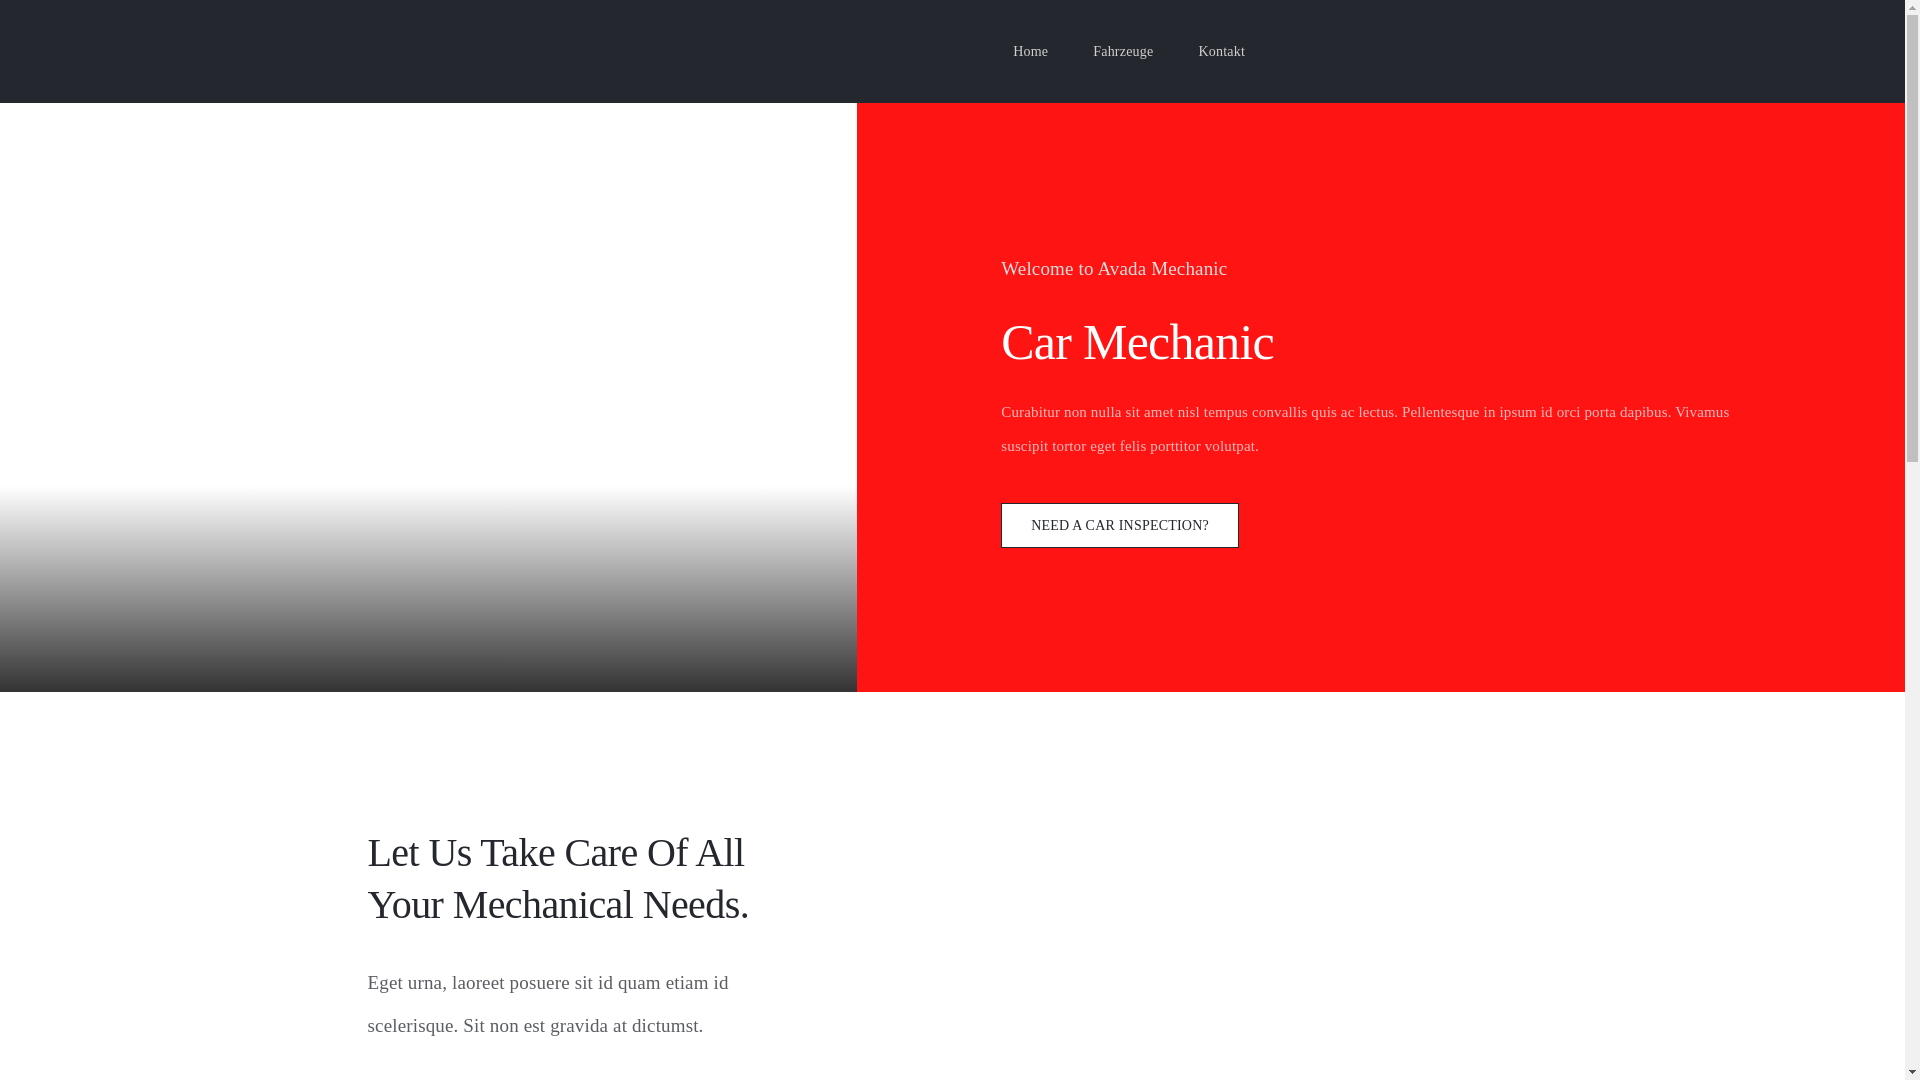 This screenshot has width=1920, height=1080. What do you see at coordinates (1198, 50) in the screenshot?
I see `'Kontakt'` at bounding box center [1198, 50].